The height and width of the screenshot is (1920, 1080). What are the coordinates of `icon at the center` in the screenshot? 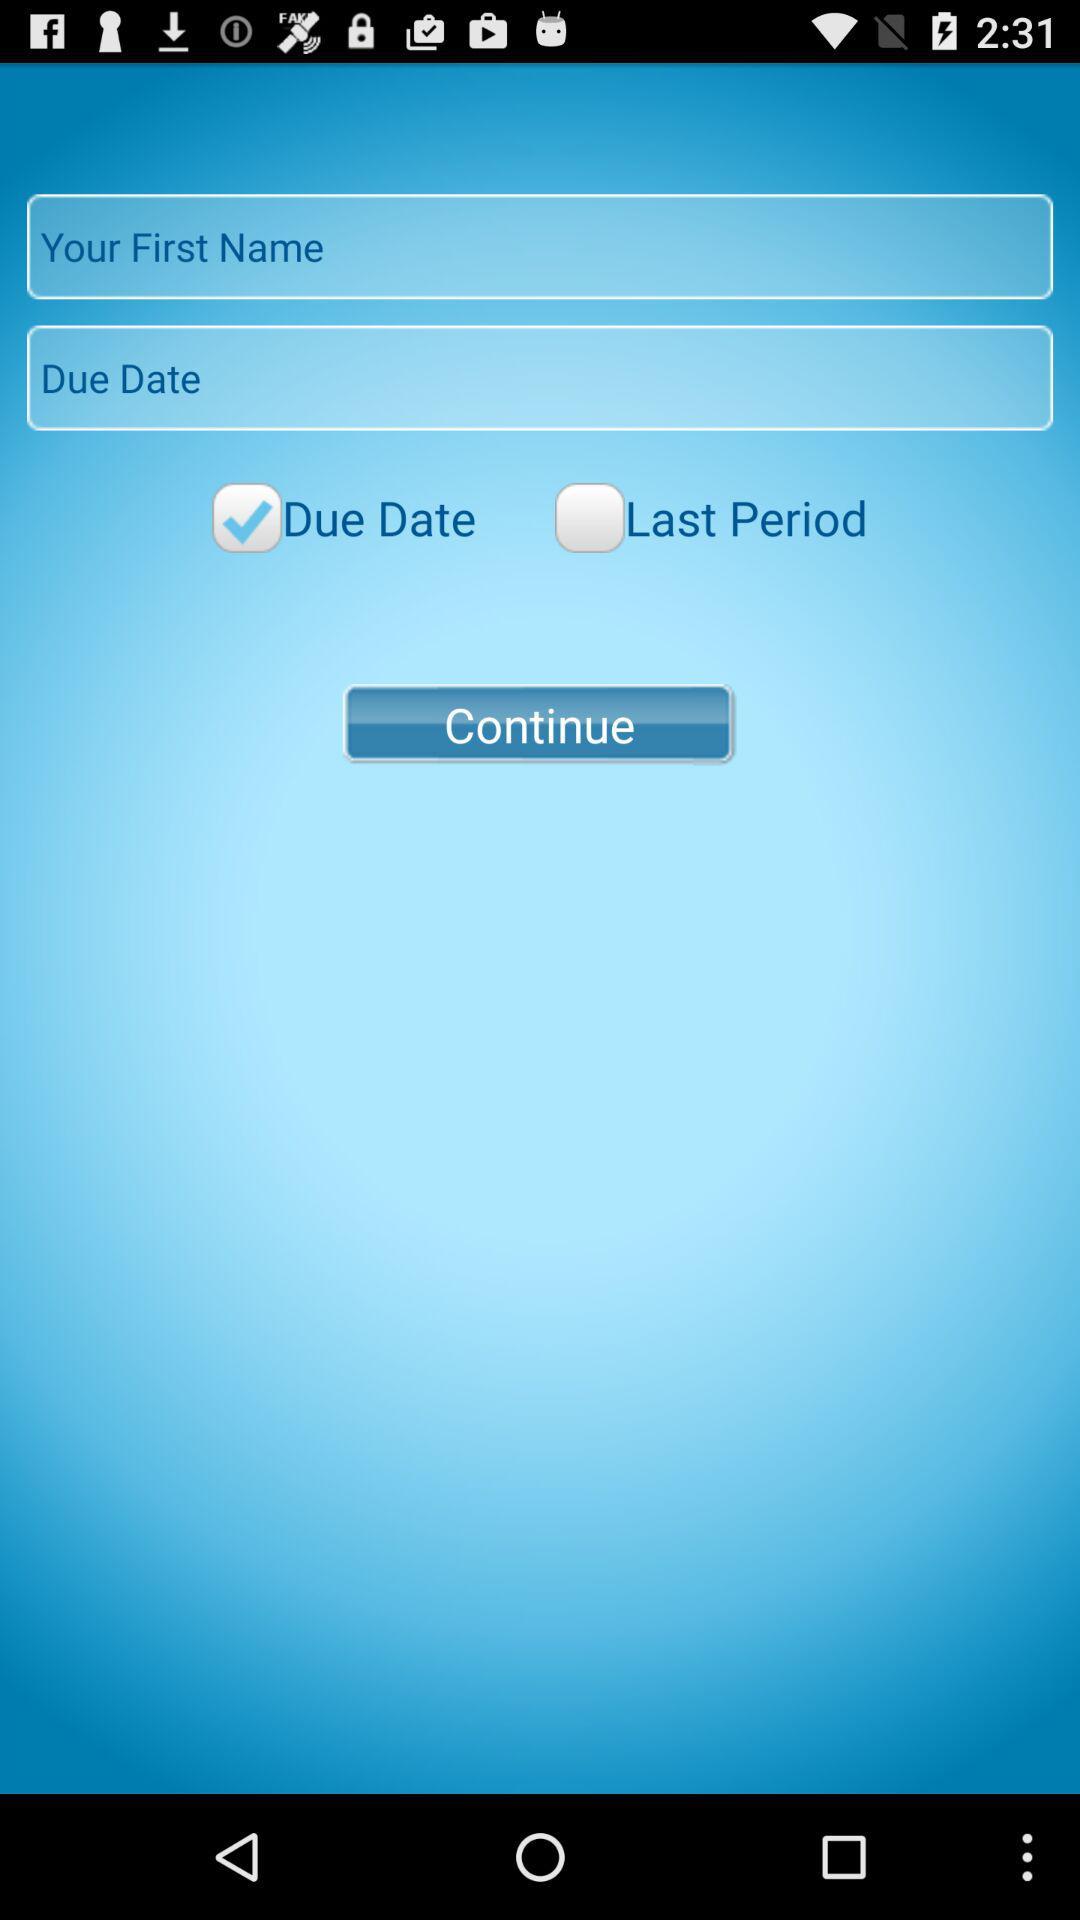 It's located at (538, 723).